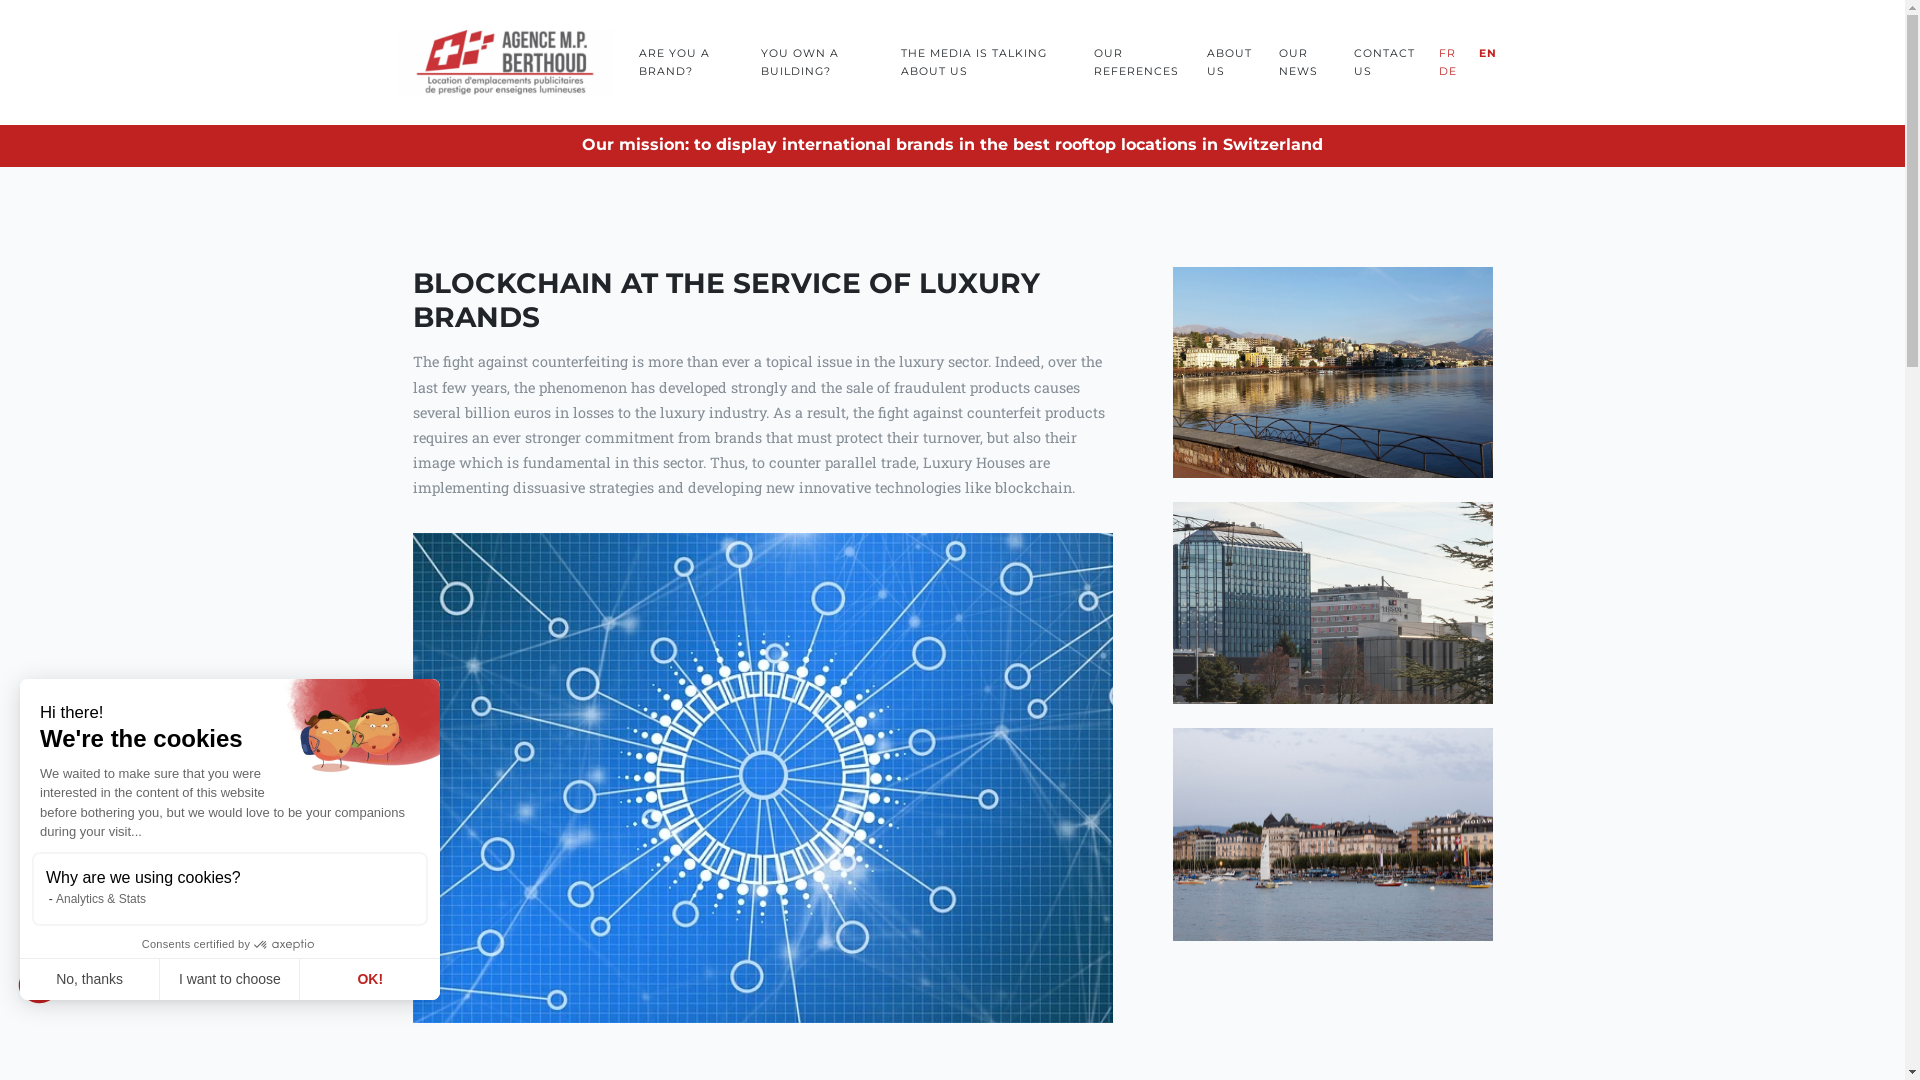  What do you see at coordinates (1231, 60) in the screenshot?
I see `'ABOUT US'` at bounding box center [1231, 60].